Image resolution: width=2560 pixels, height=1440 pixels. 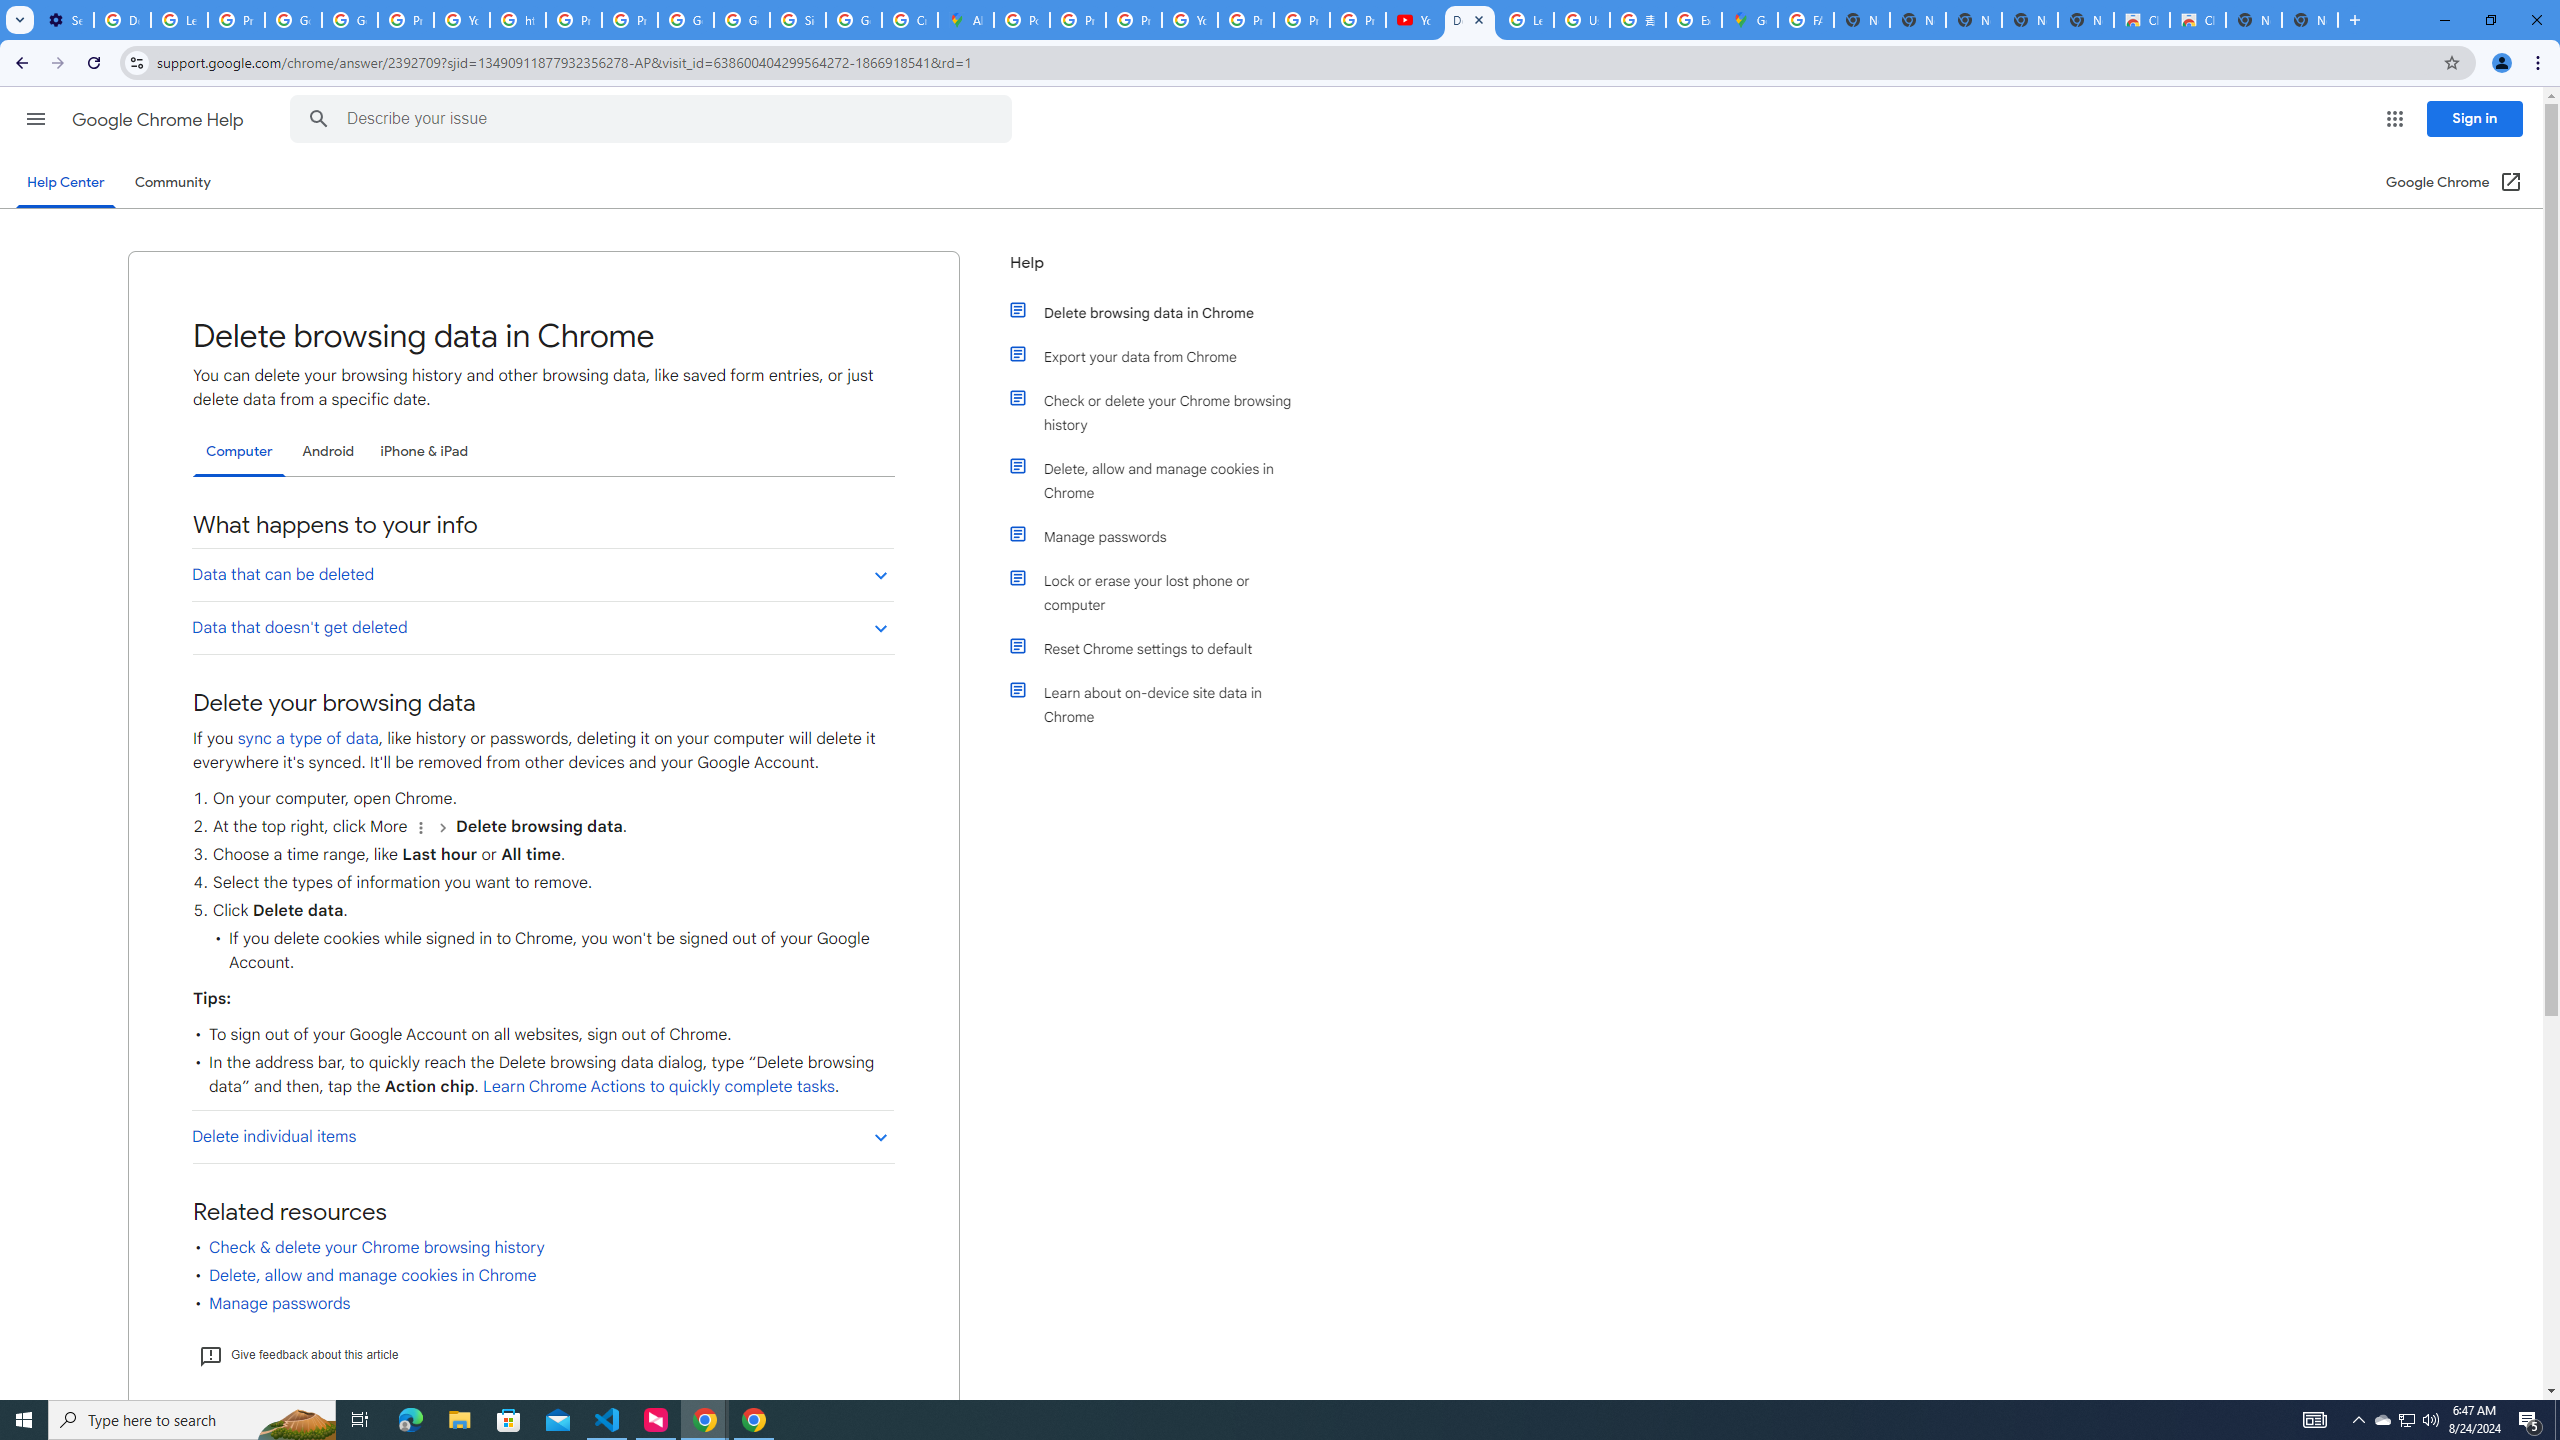 What do you see at coordinates (239, 451) in the screenshot?
I see `'Computer'` at bounding box center [239, 451].